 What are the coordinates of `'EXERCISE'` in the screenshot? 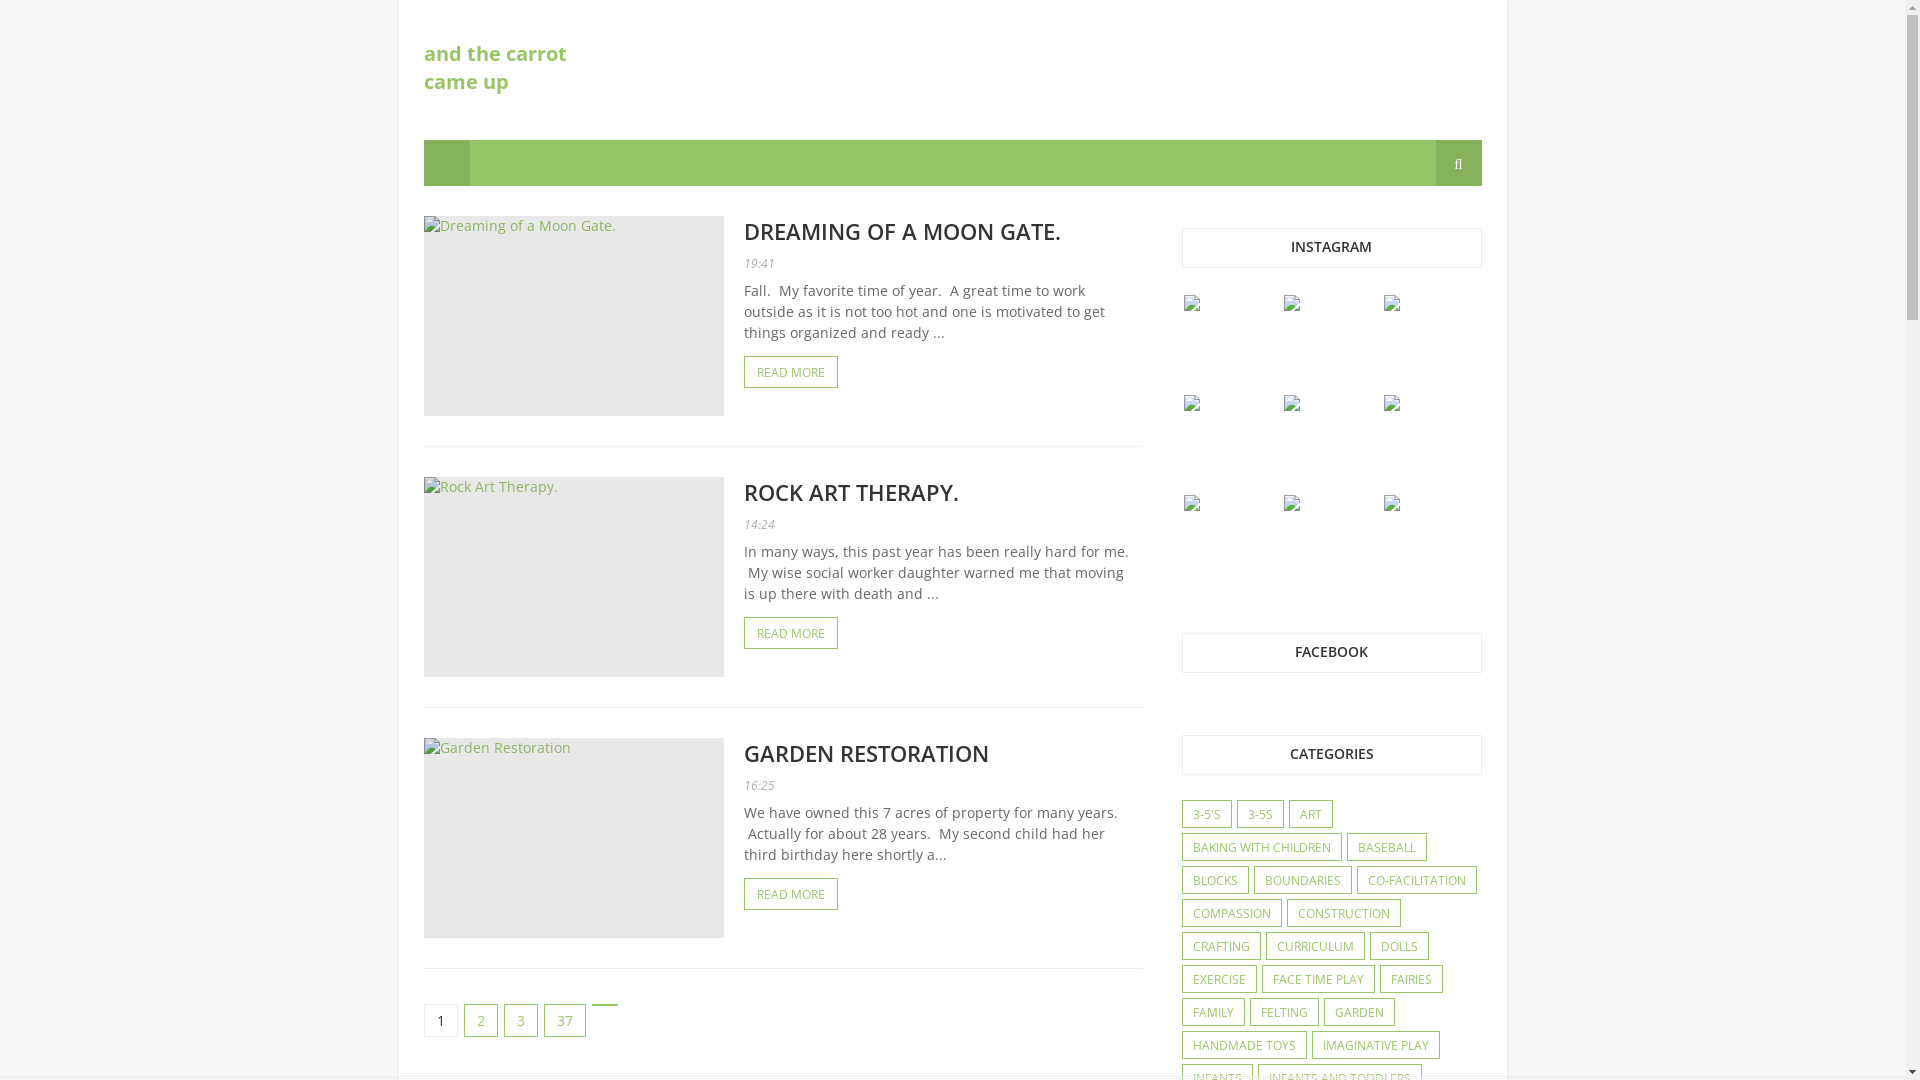 It's located at (1217, 978).